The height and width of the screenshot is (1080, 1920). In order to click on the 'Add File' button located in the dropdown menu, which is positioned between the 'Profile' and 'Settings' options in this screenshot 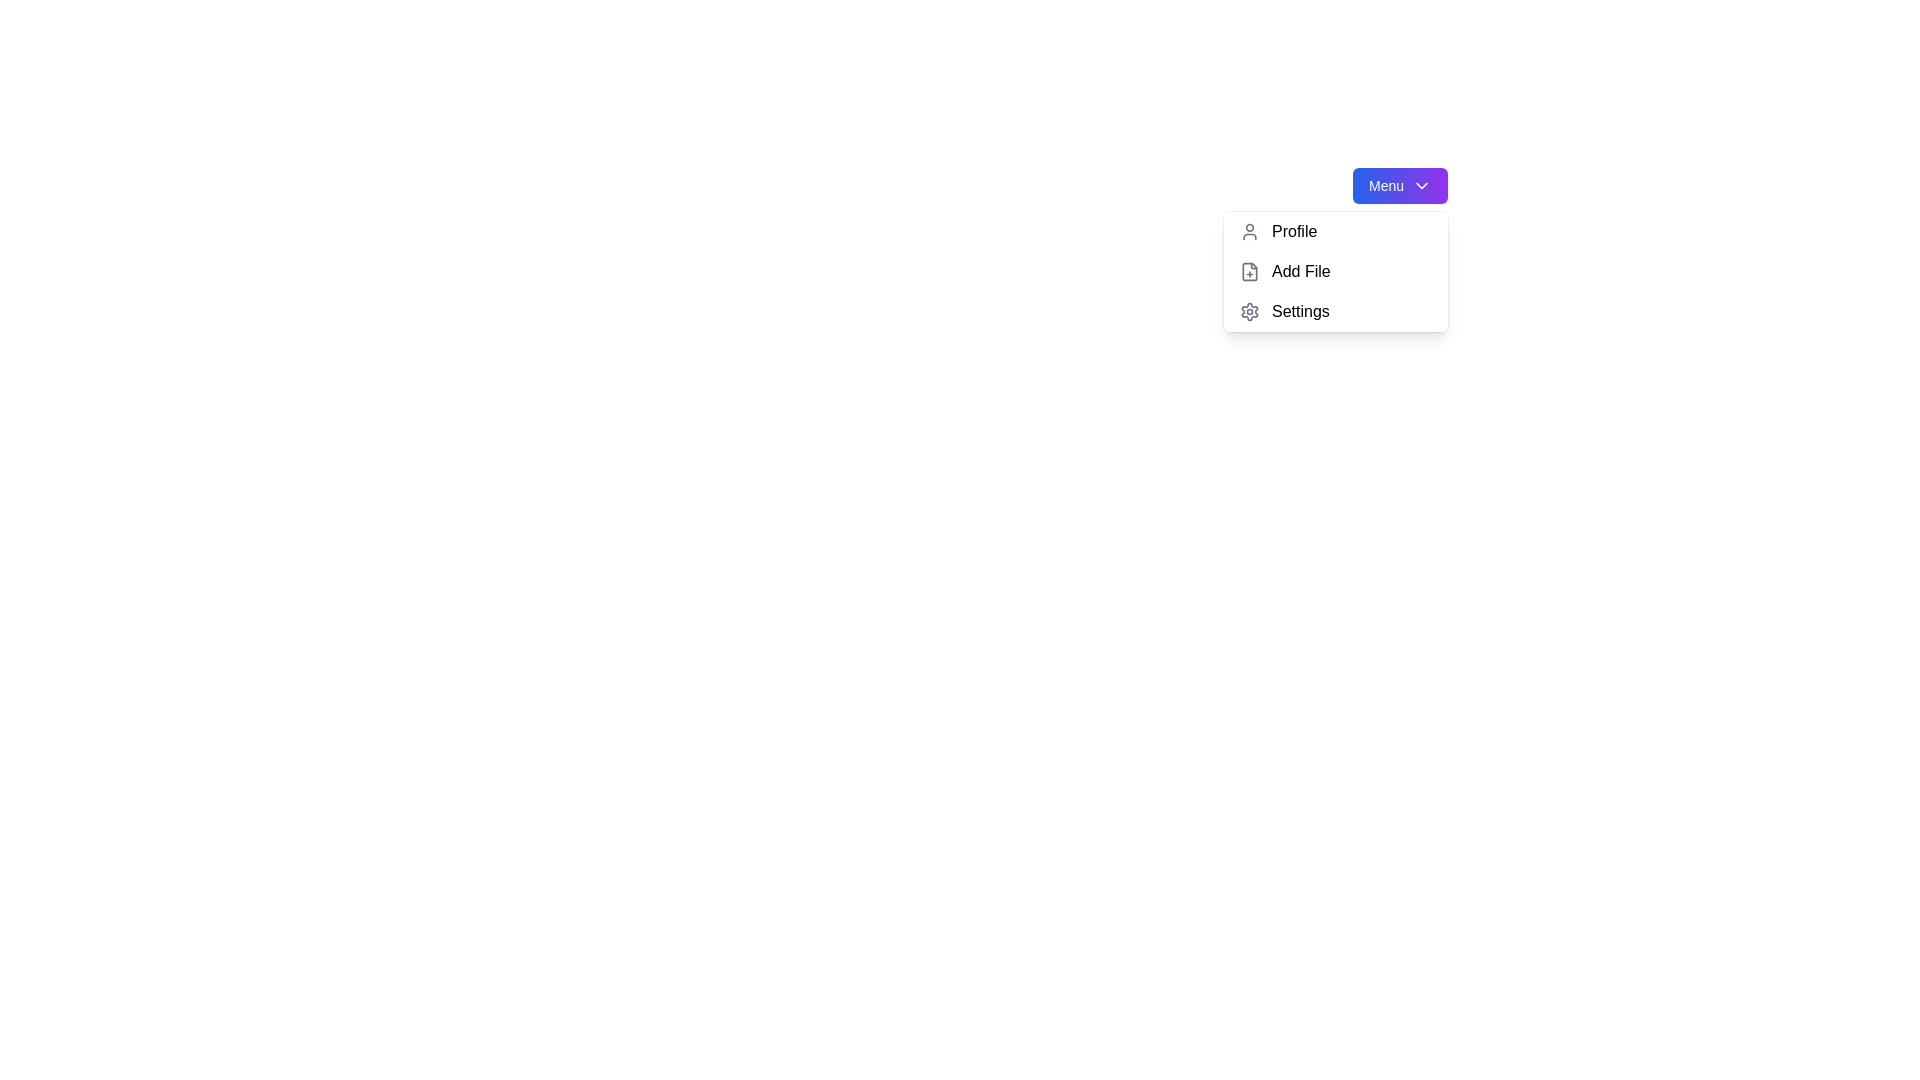, I will do `click(1335, 272)`.